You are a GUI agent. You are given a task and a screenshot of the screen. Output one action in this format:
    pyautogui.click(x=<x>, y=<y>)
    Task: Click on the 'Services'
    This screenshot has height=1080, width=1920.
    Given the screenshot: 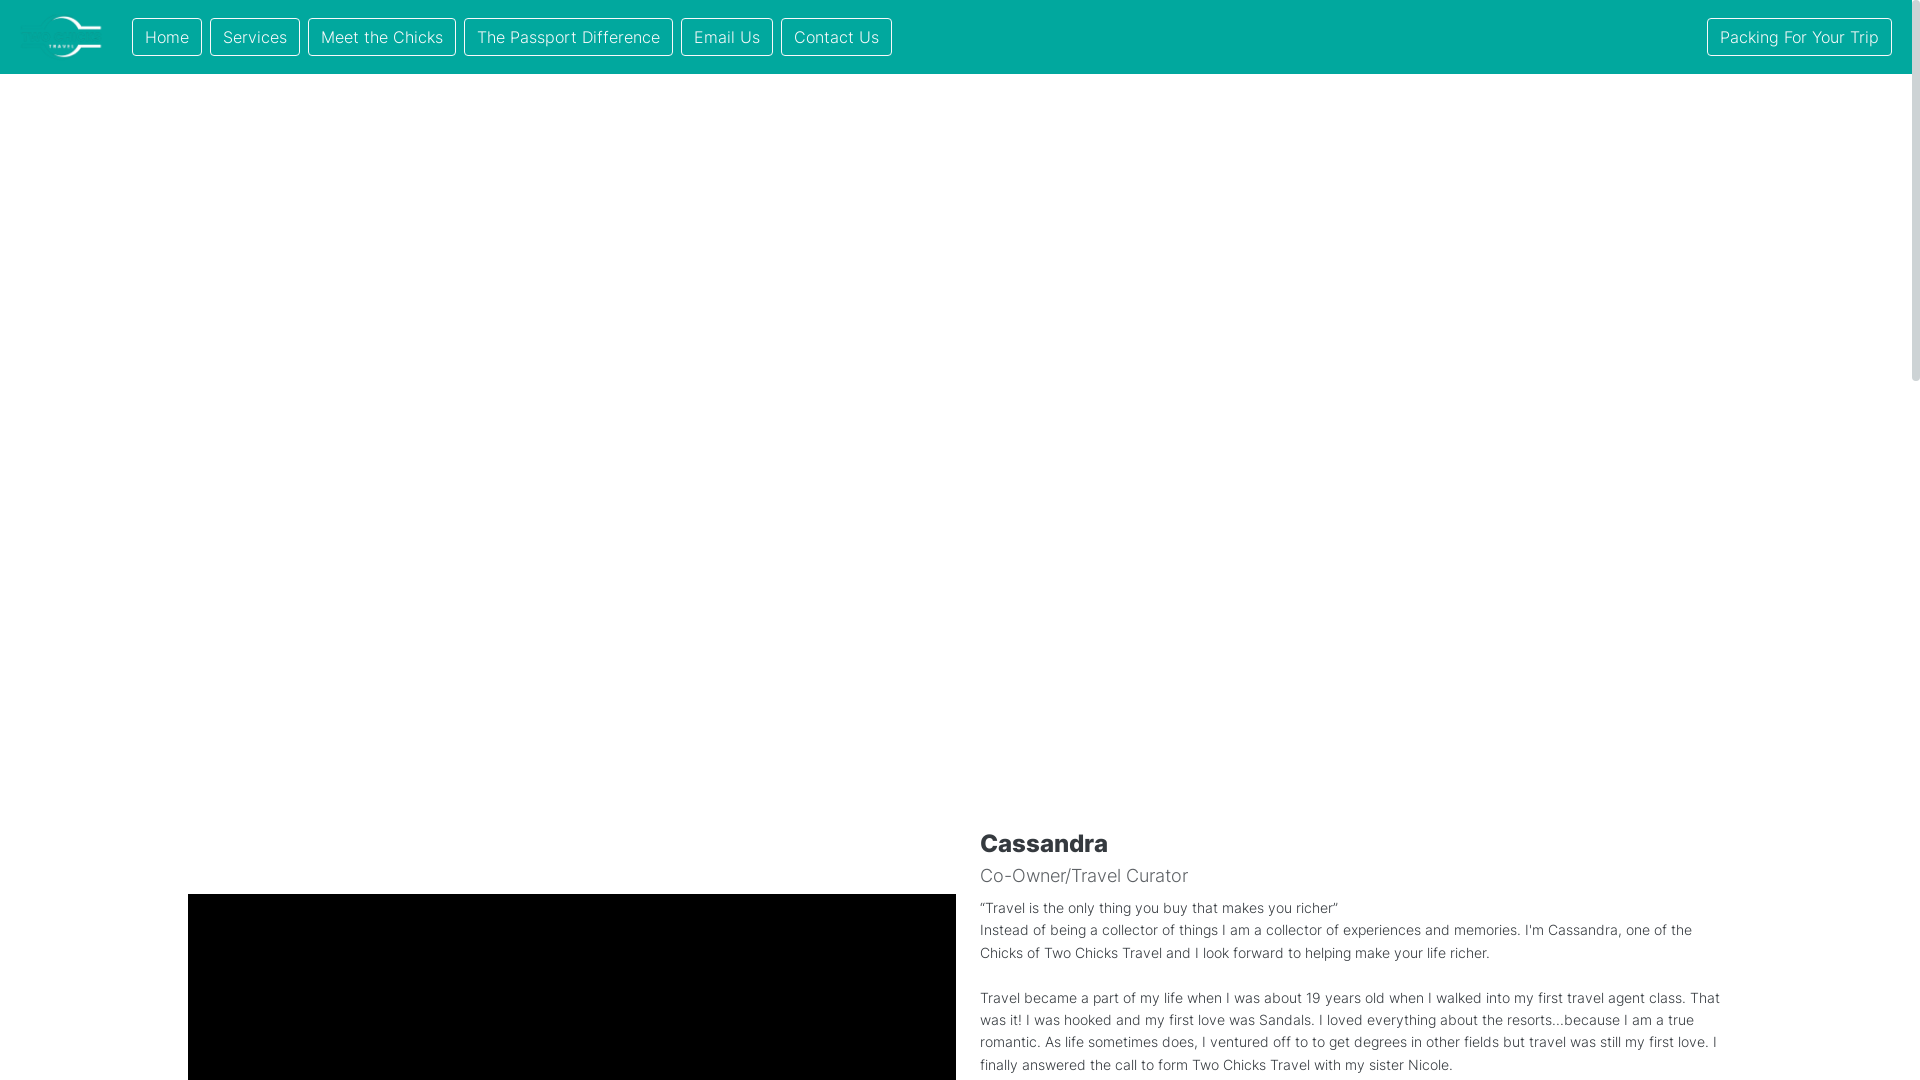 What is the action you would take?
    pyautogui.click(x=253, y=37)
    